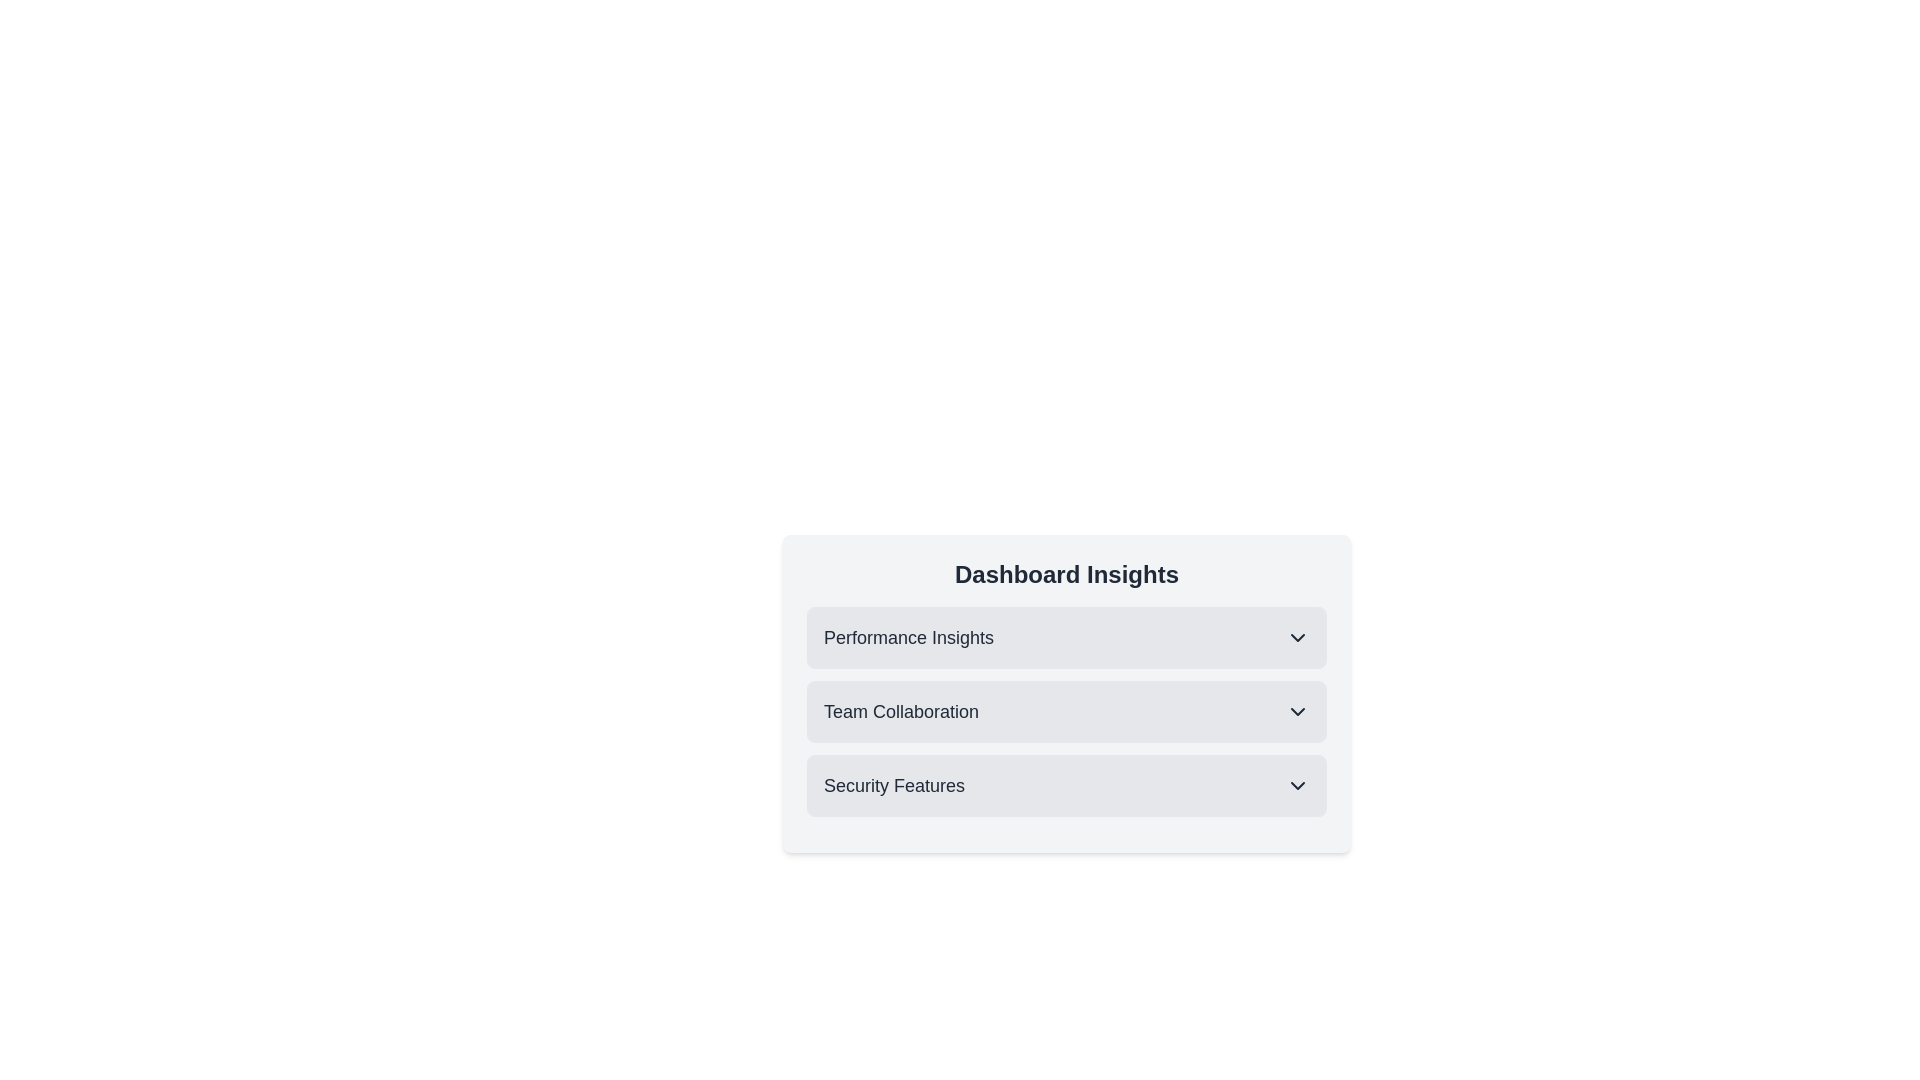 This screenshot has height=1080, width=1920. Describe the element at coordinates (1297, 711) in the screenshot. I see `the black downward-facing chevron icon indicating expandable content, located to the right of the 'Team Collaboration' text for potential visual feedback` at that location.